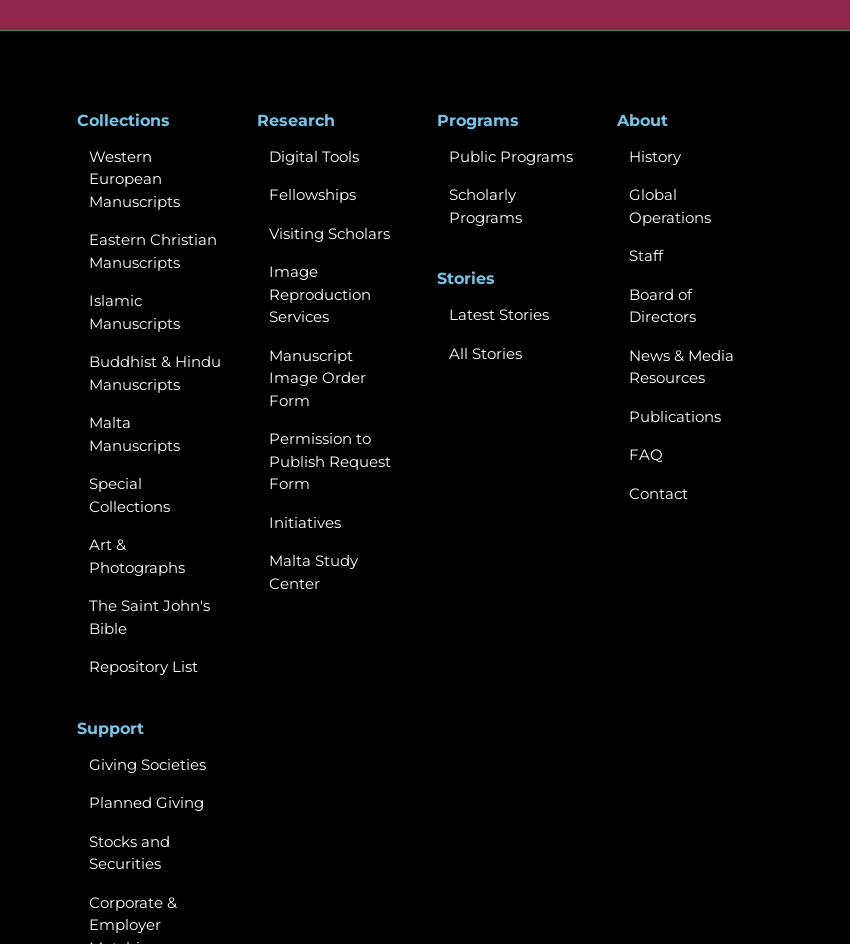  Describe the element at coordinates (680, 354) in the screenshot. I see `'News & Media'` at that location.